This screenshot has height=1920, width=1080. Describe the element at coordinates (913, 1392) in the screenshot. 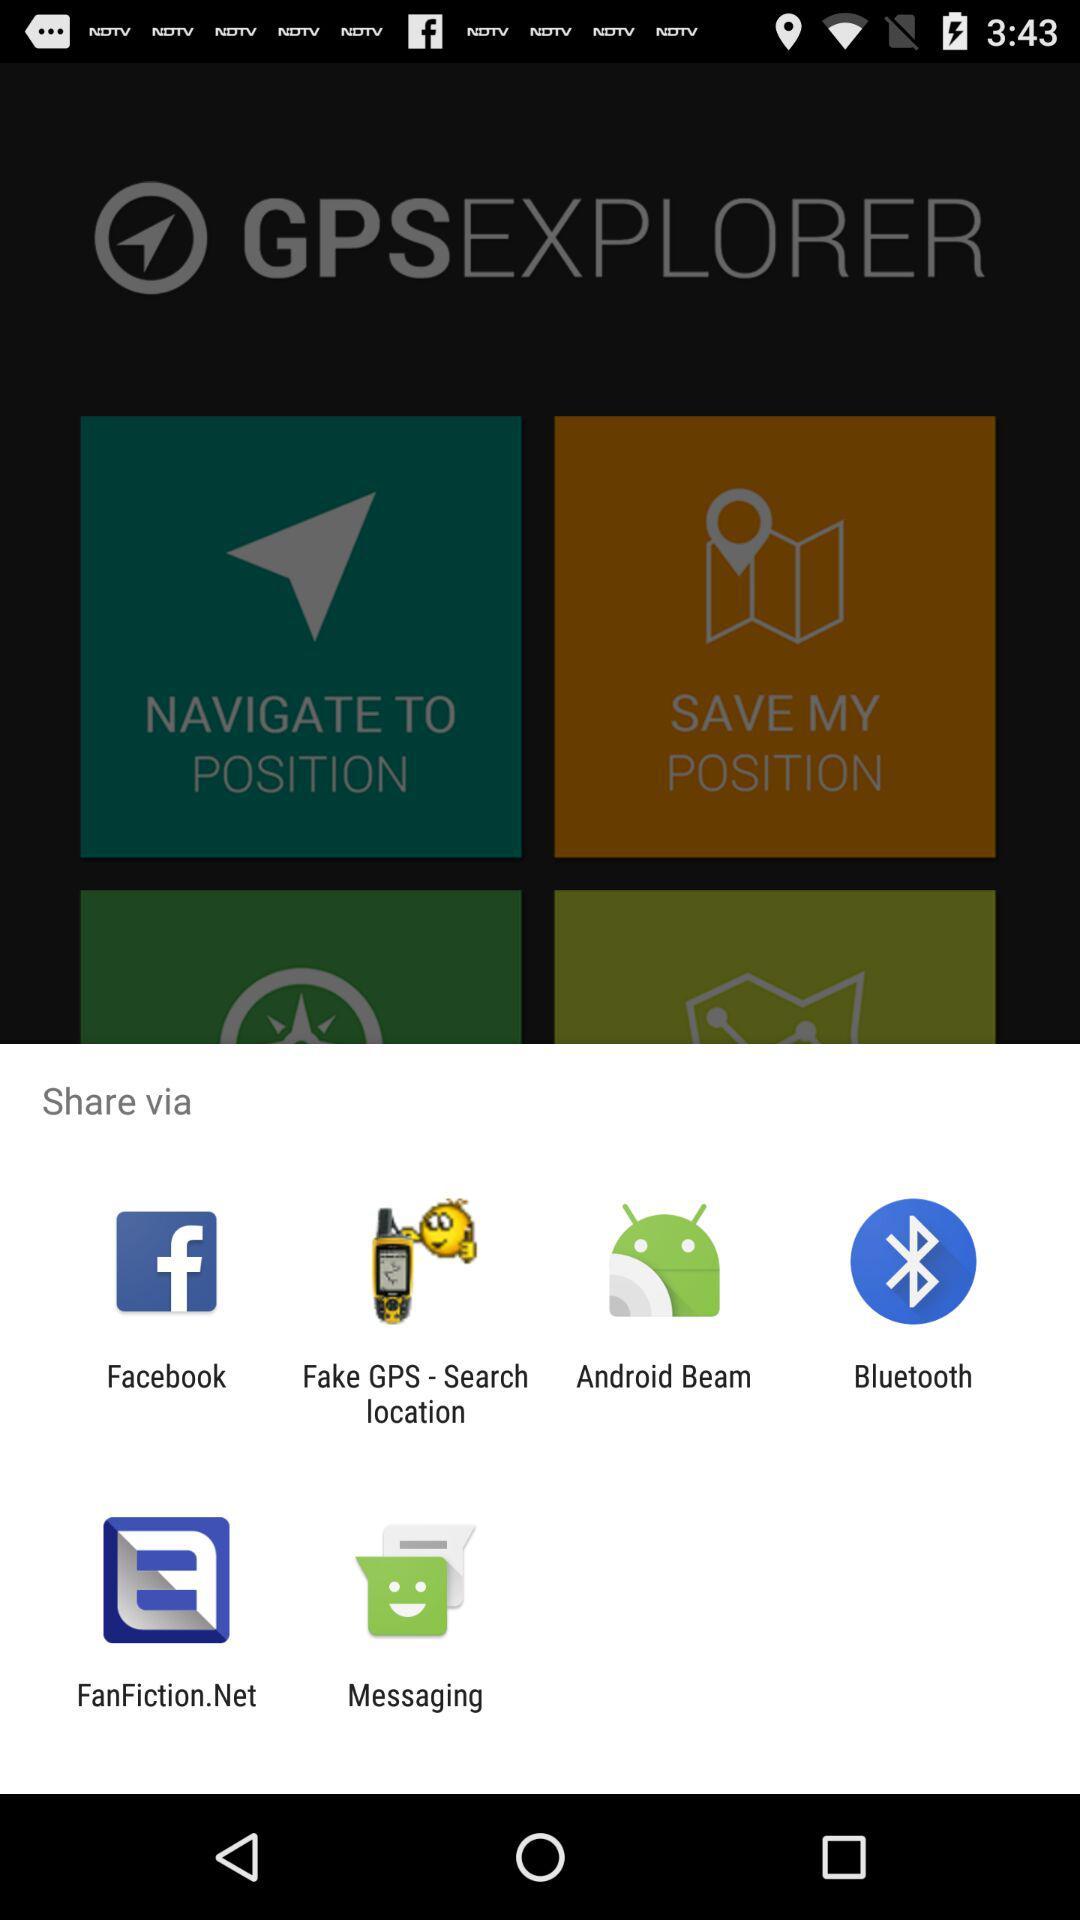

I see `icon next to android beam` at that location.